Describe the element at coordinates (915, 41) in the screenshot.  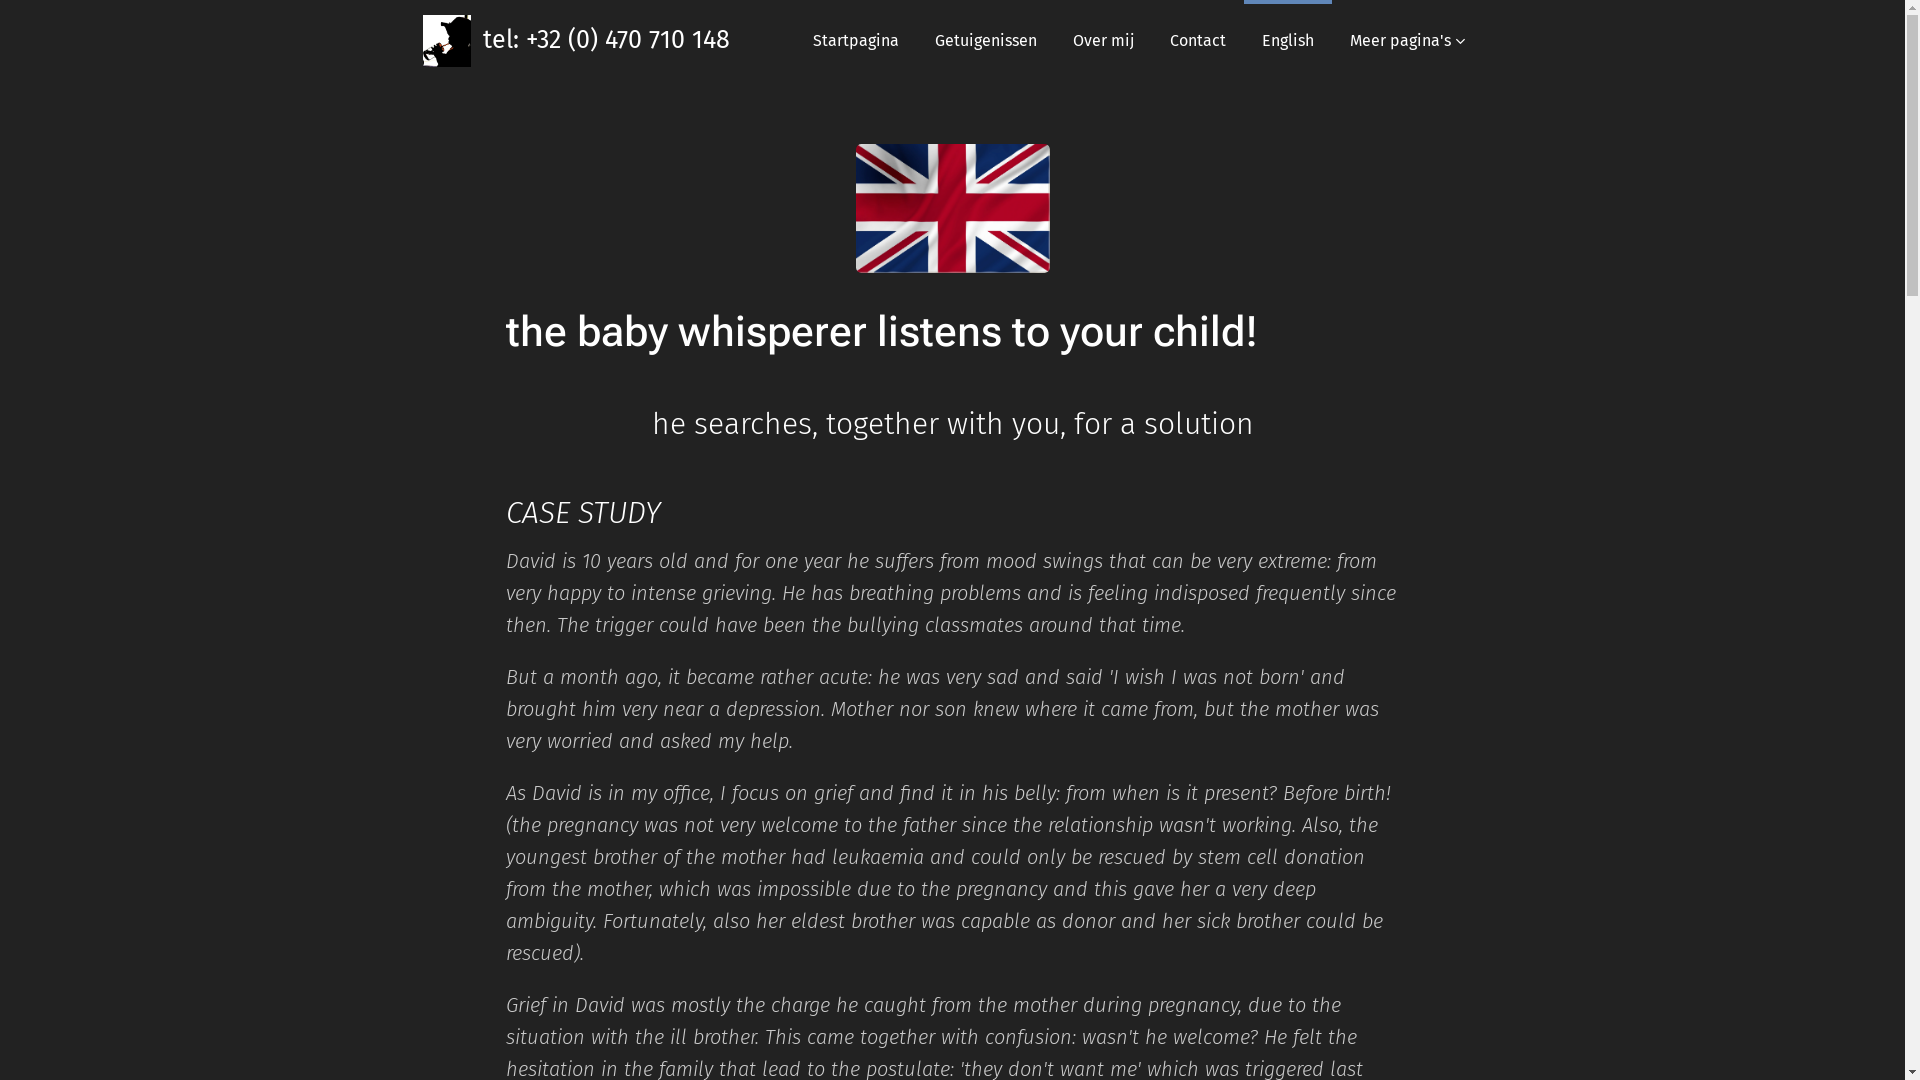
I see `'Getuigenissen'` at that location.